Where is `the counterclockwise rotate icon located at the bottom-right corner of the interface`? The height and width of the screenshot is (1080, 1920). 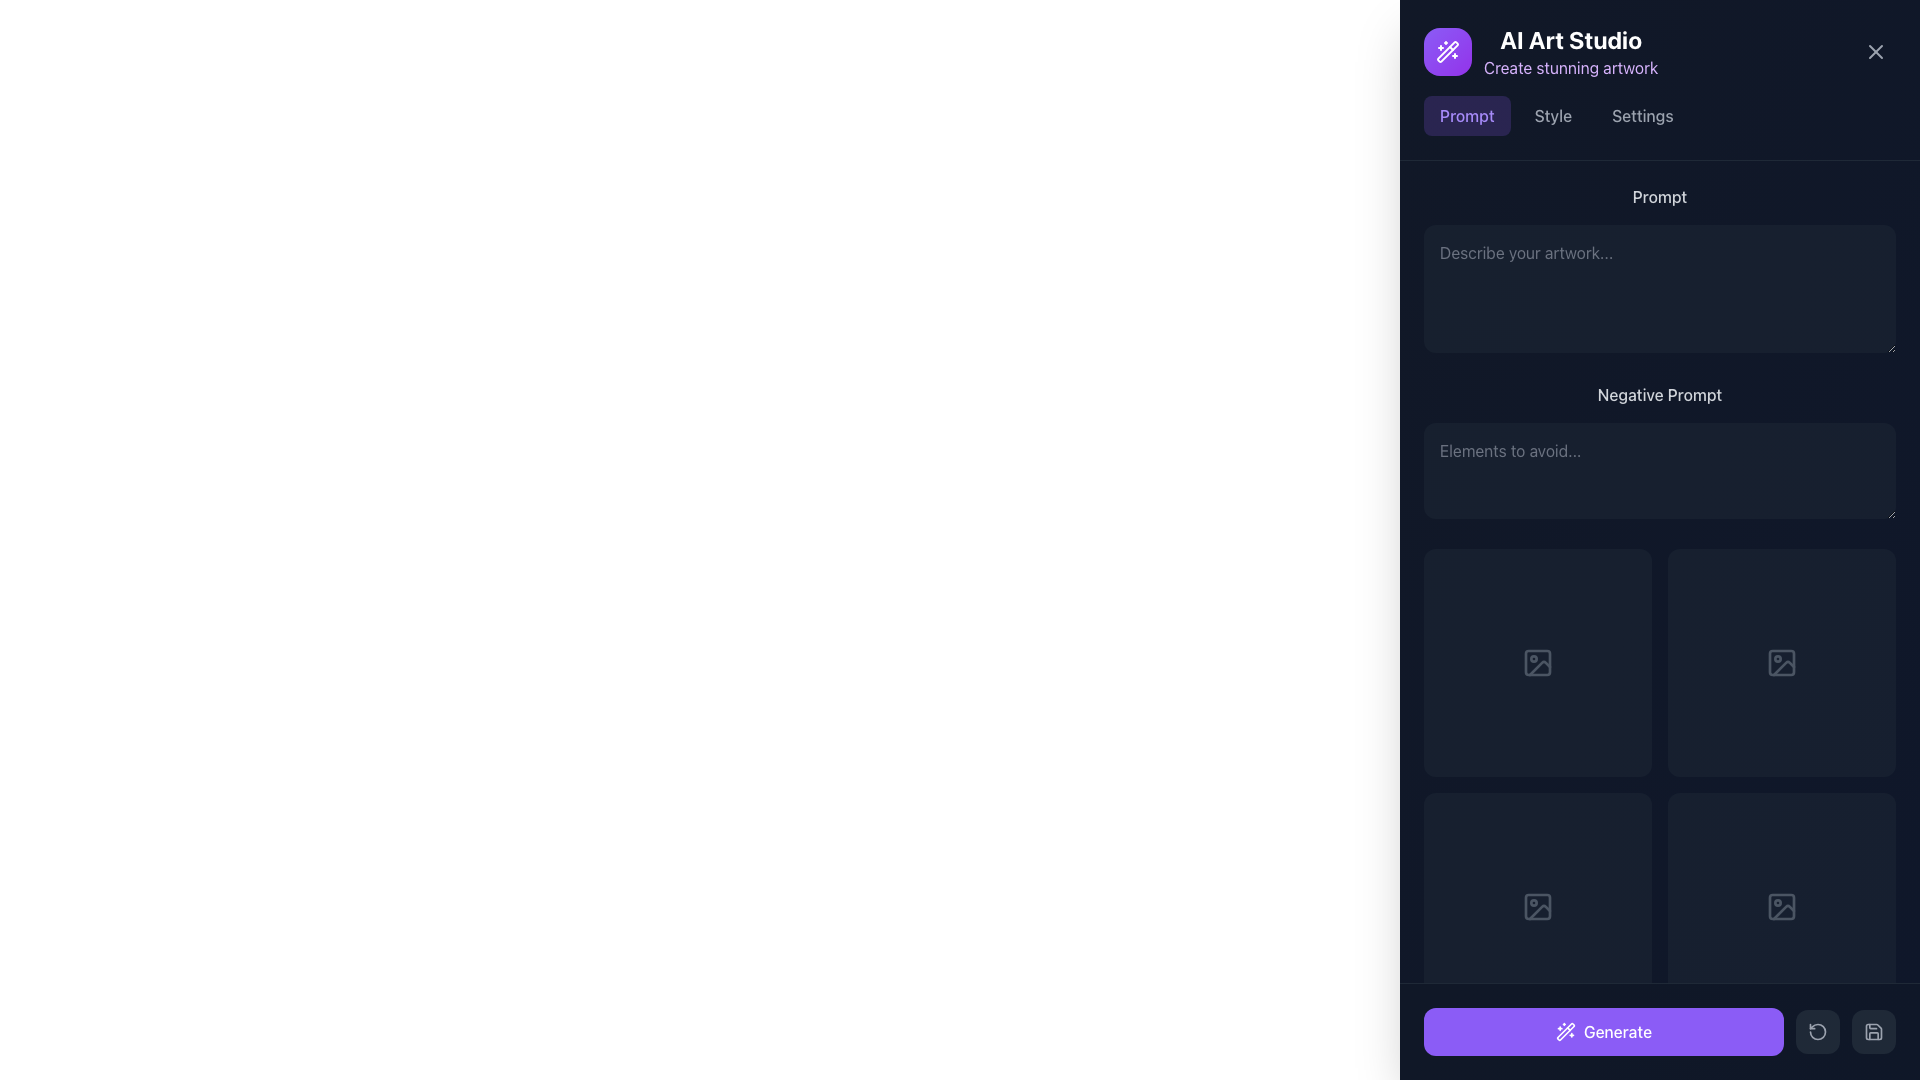 the counterclockwise rotate icon located at the bottom-right corner of the interface is located at coordinates (1818, 1032).